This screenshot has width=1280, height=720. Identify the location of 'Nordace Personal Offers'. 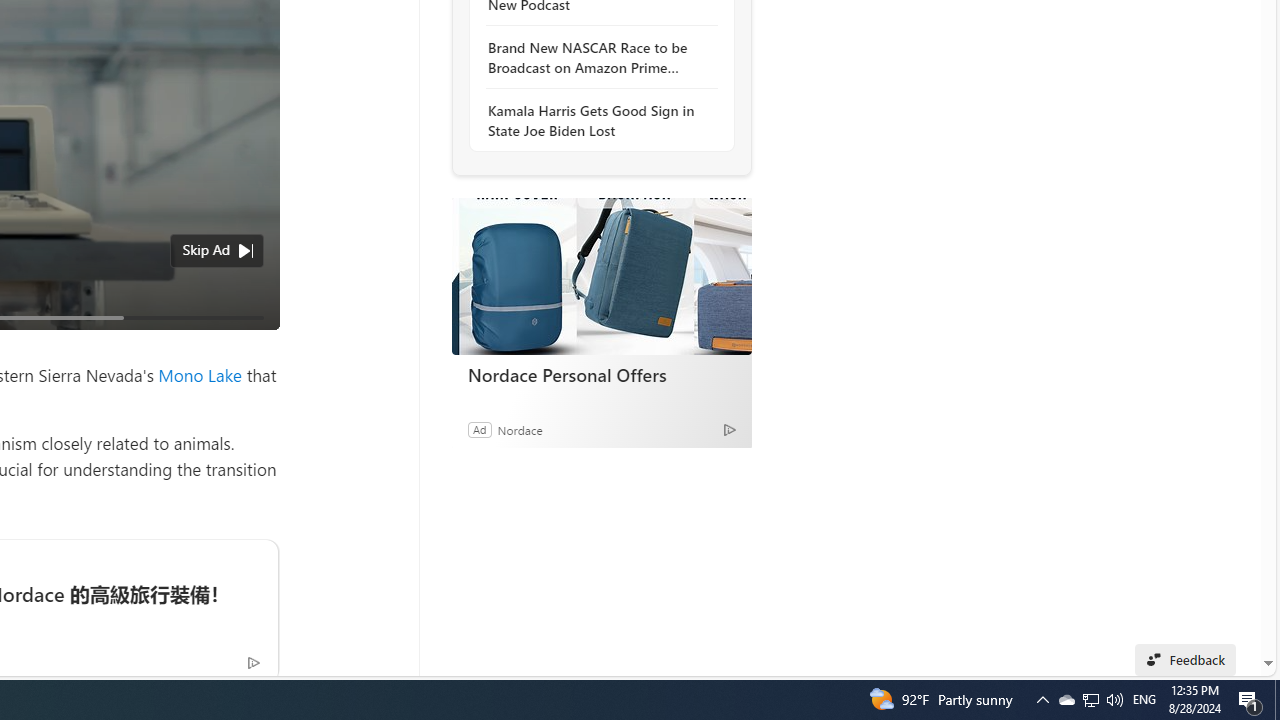
(600, 276).